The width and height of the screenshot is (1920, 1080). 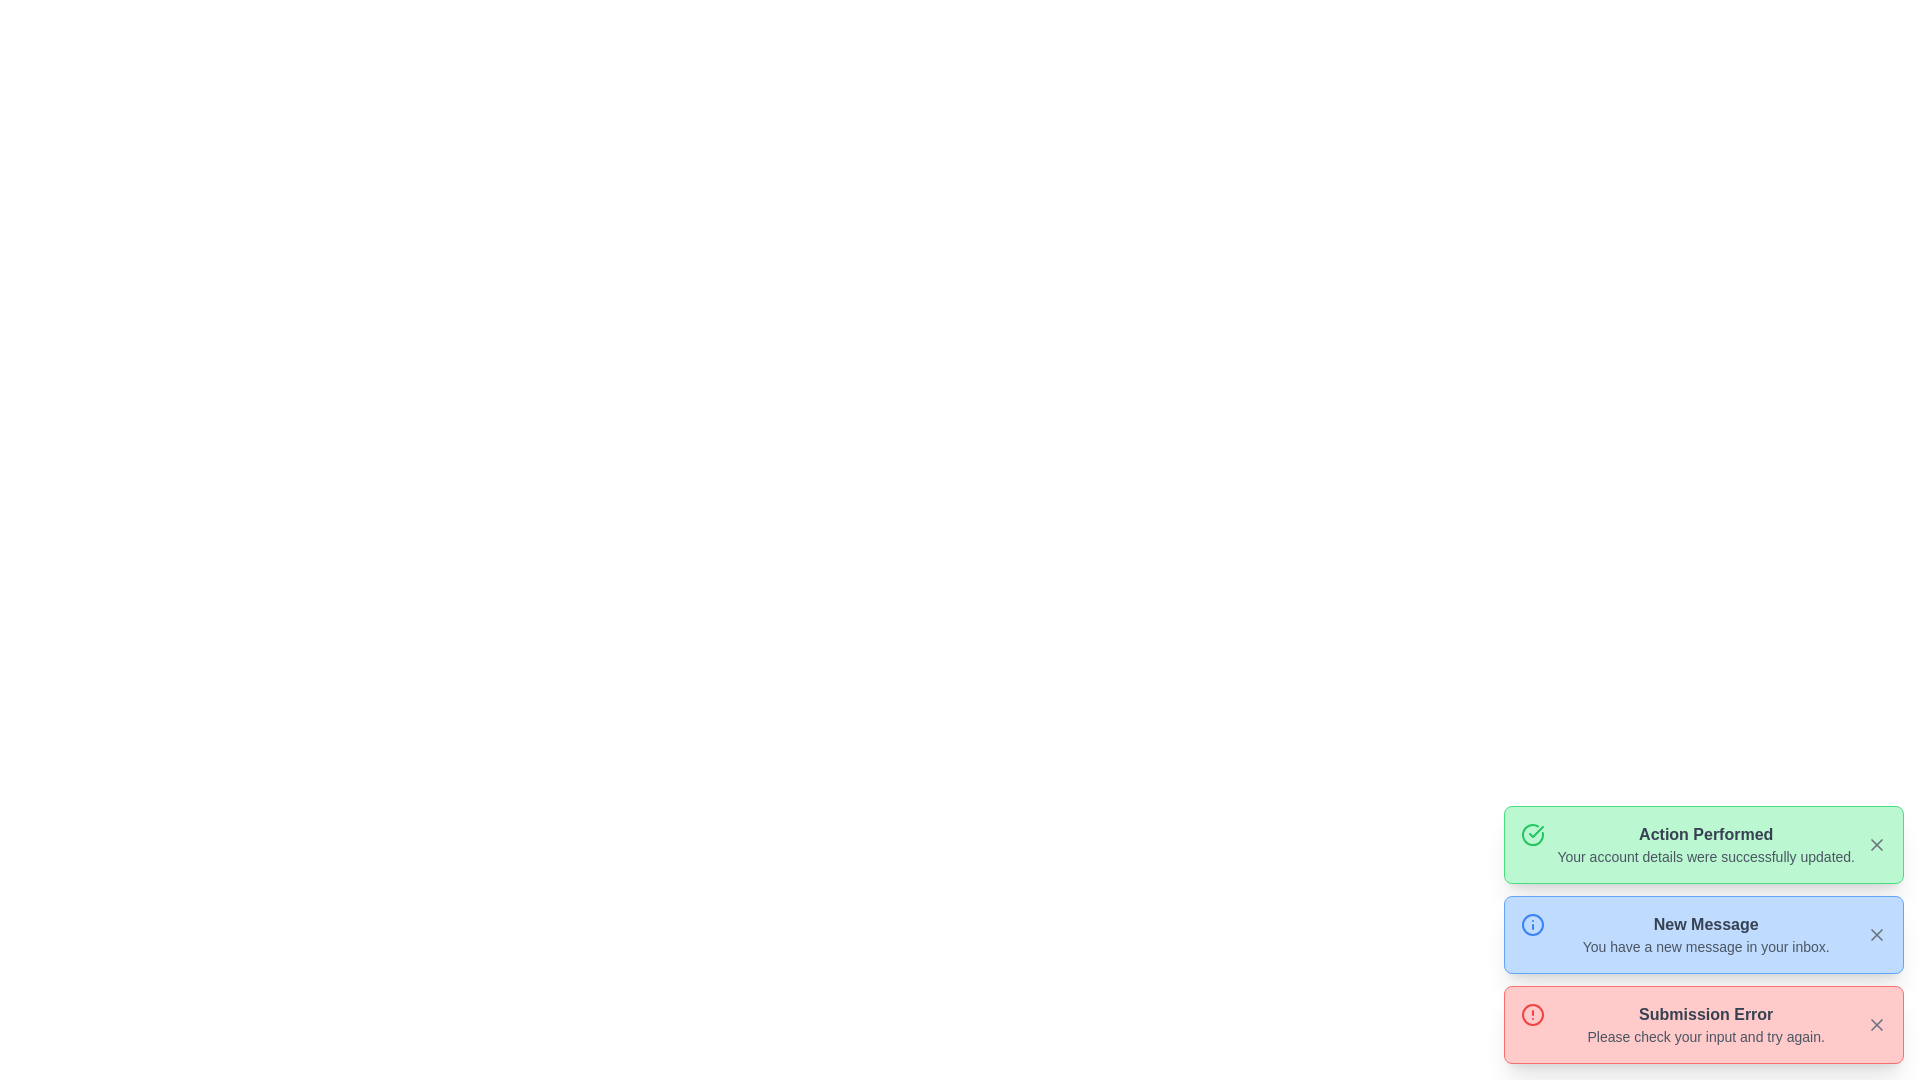 What do you see at coordinates (1705, 934) in the screenshot?
I see `the Textual Information Block that announces a notification of a new message received in the inbox, located within the second notification block from the top, surrounded by a light blue rectangular background` at bounding box center [1705, 934].